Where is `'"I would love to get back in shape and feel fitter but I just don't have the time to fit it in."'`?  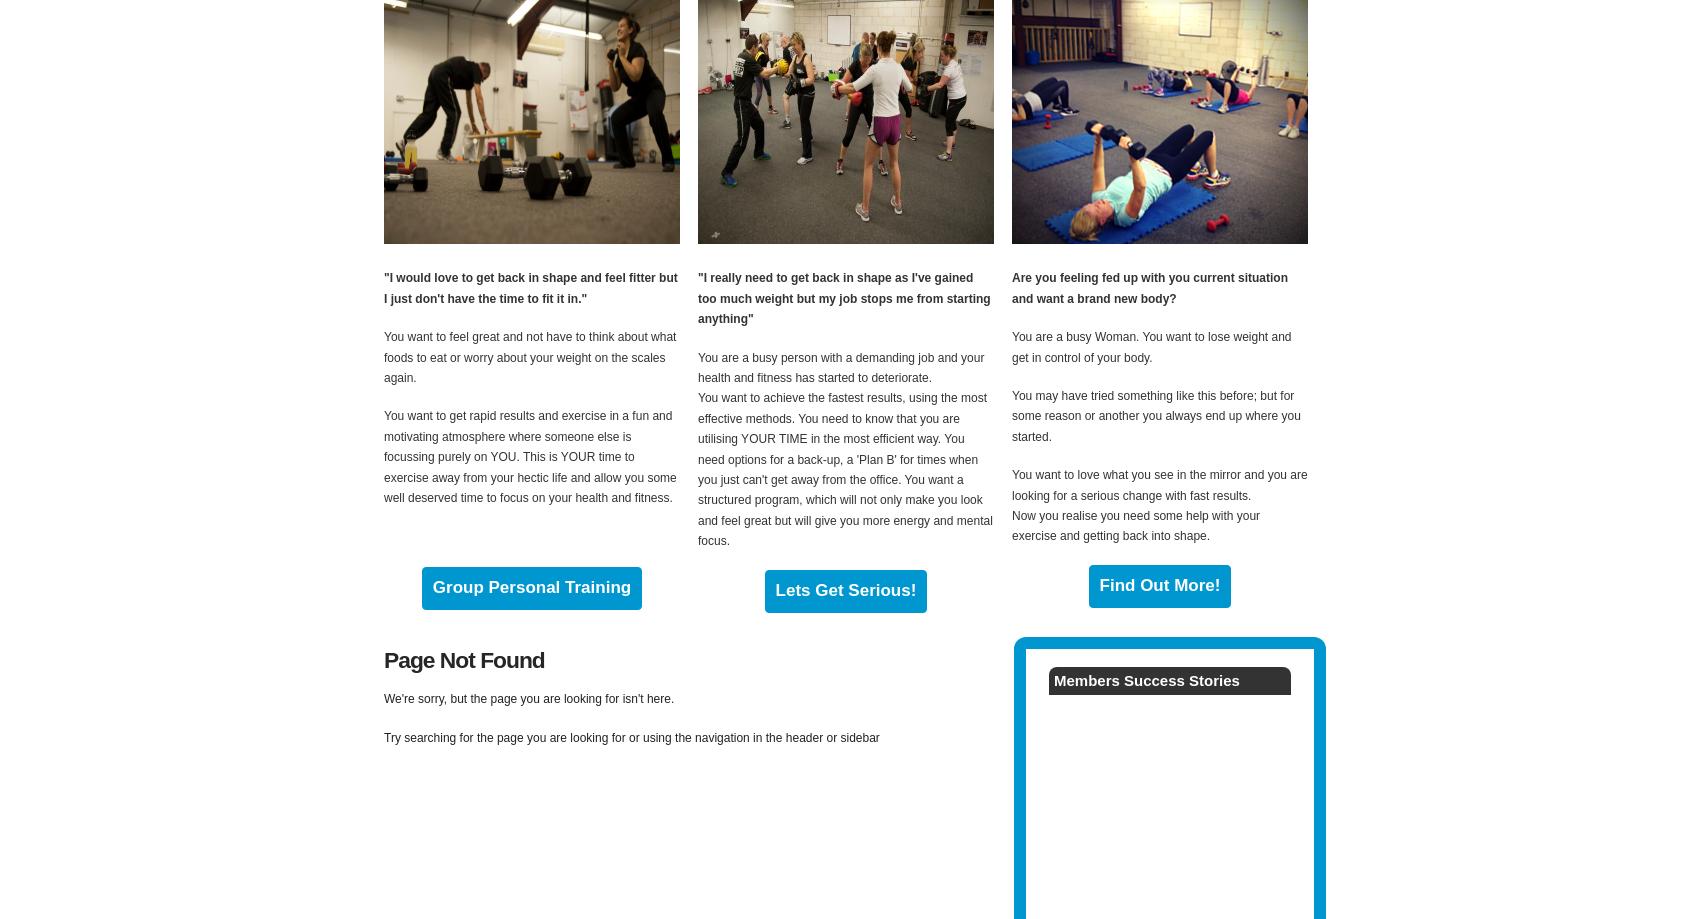
'"I would love to get back in shape and feel fitter but I just don't have the time to fit it in."' is located at coordinates (530, 287).